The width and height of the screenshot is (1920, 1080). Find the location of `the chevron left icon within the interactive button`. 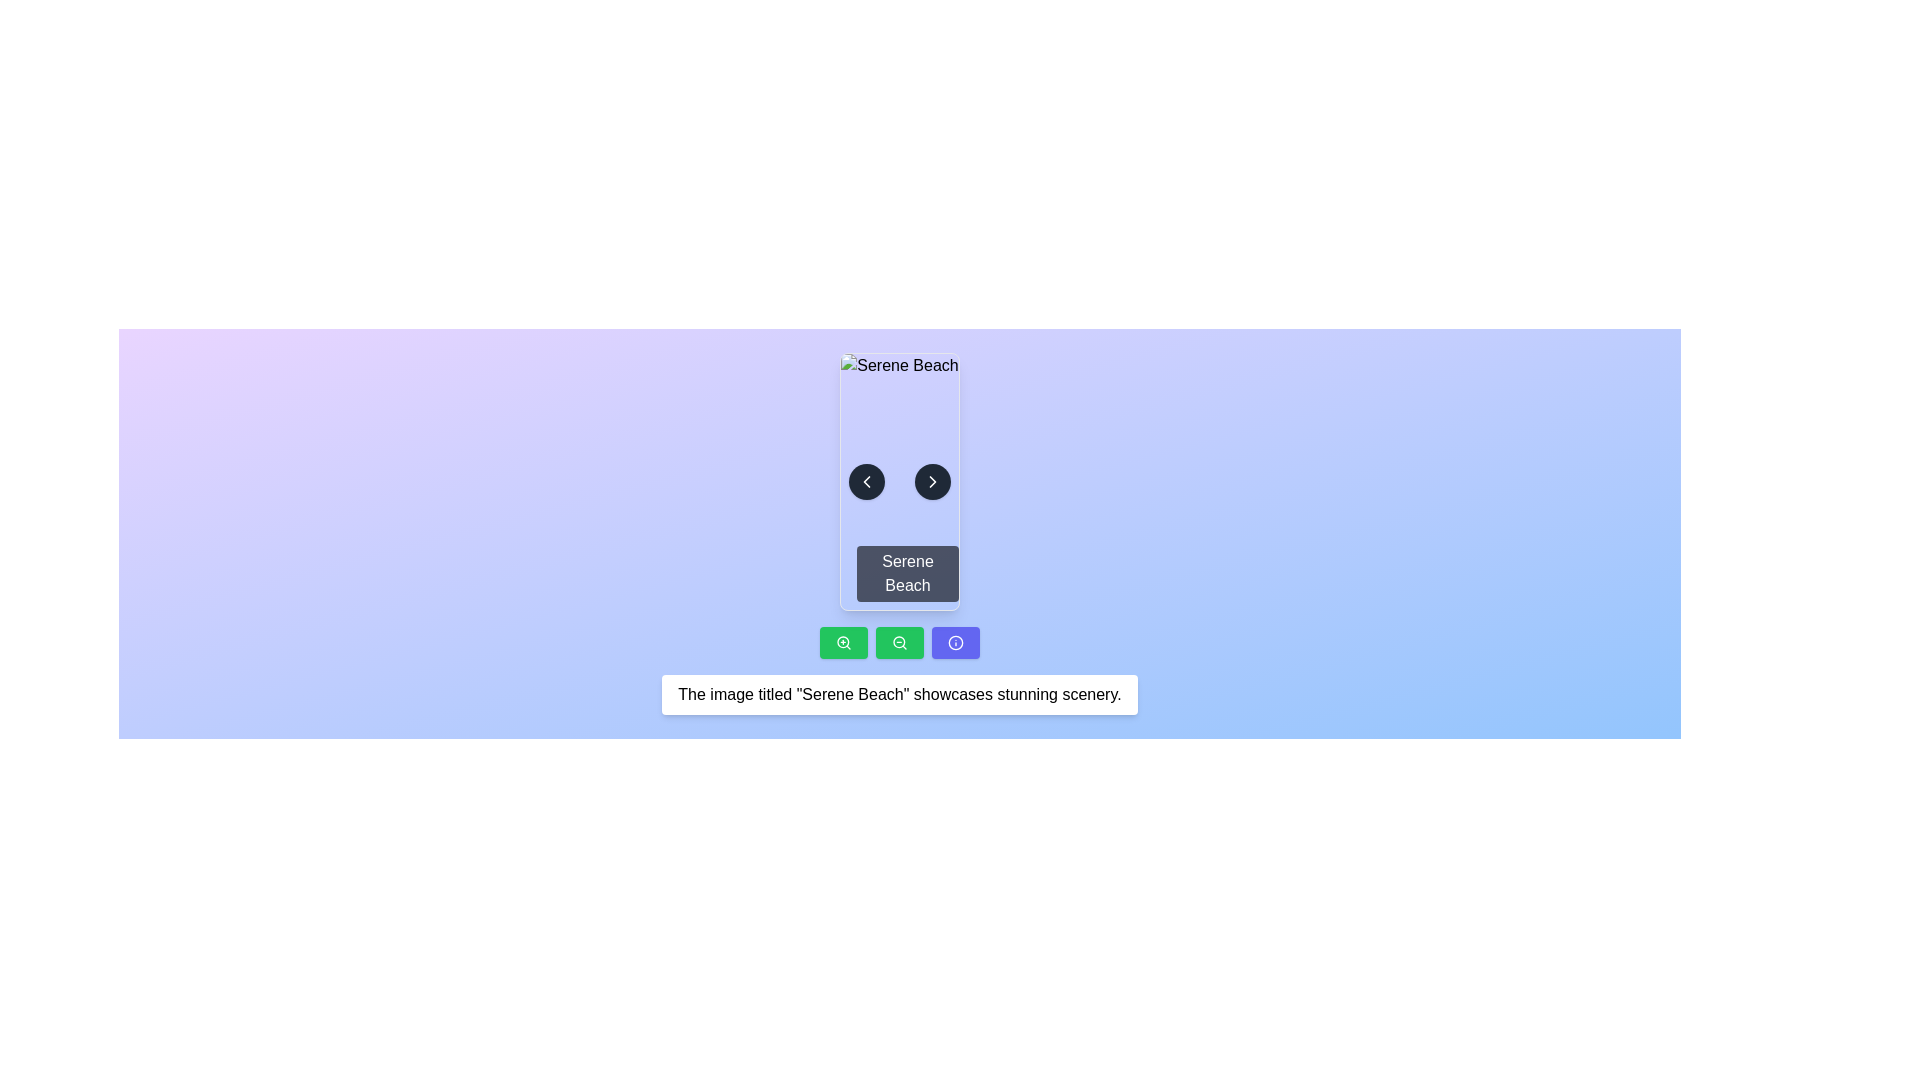

the chevron left icon within the interactive button is located at coordinates (867, 482).